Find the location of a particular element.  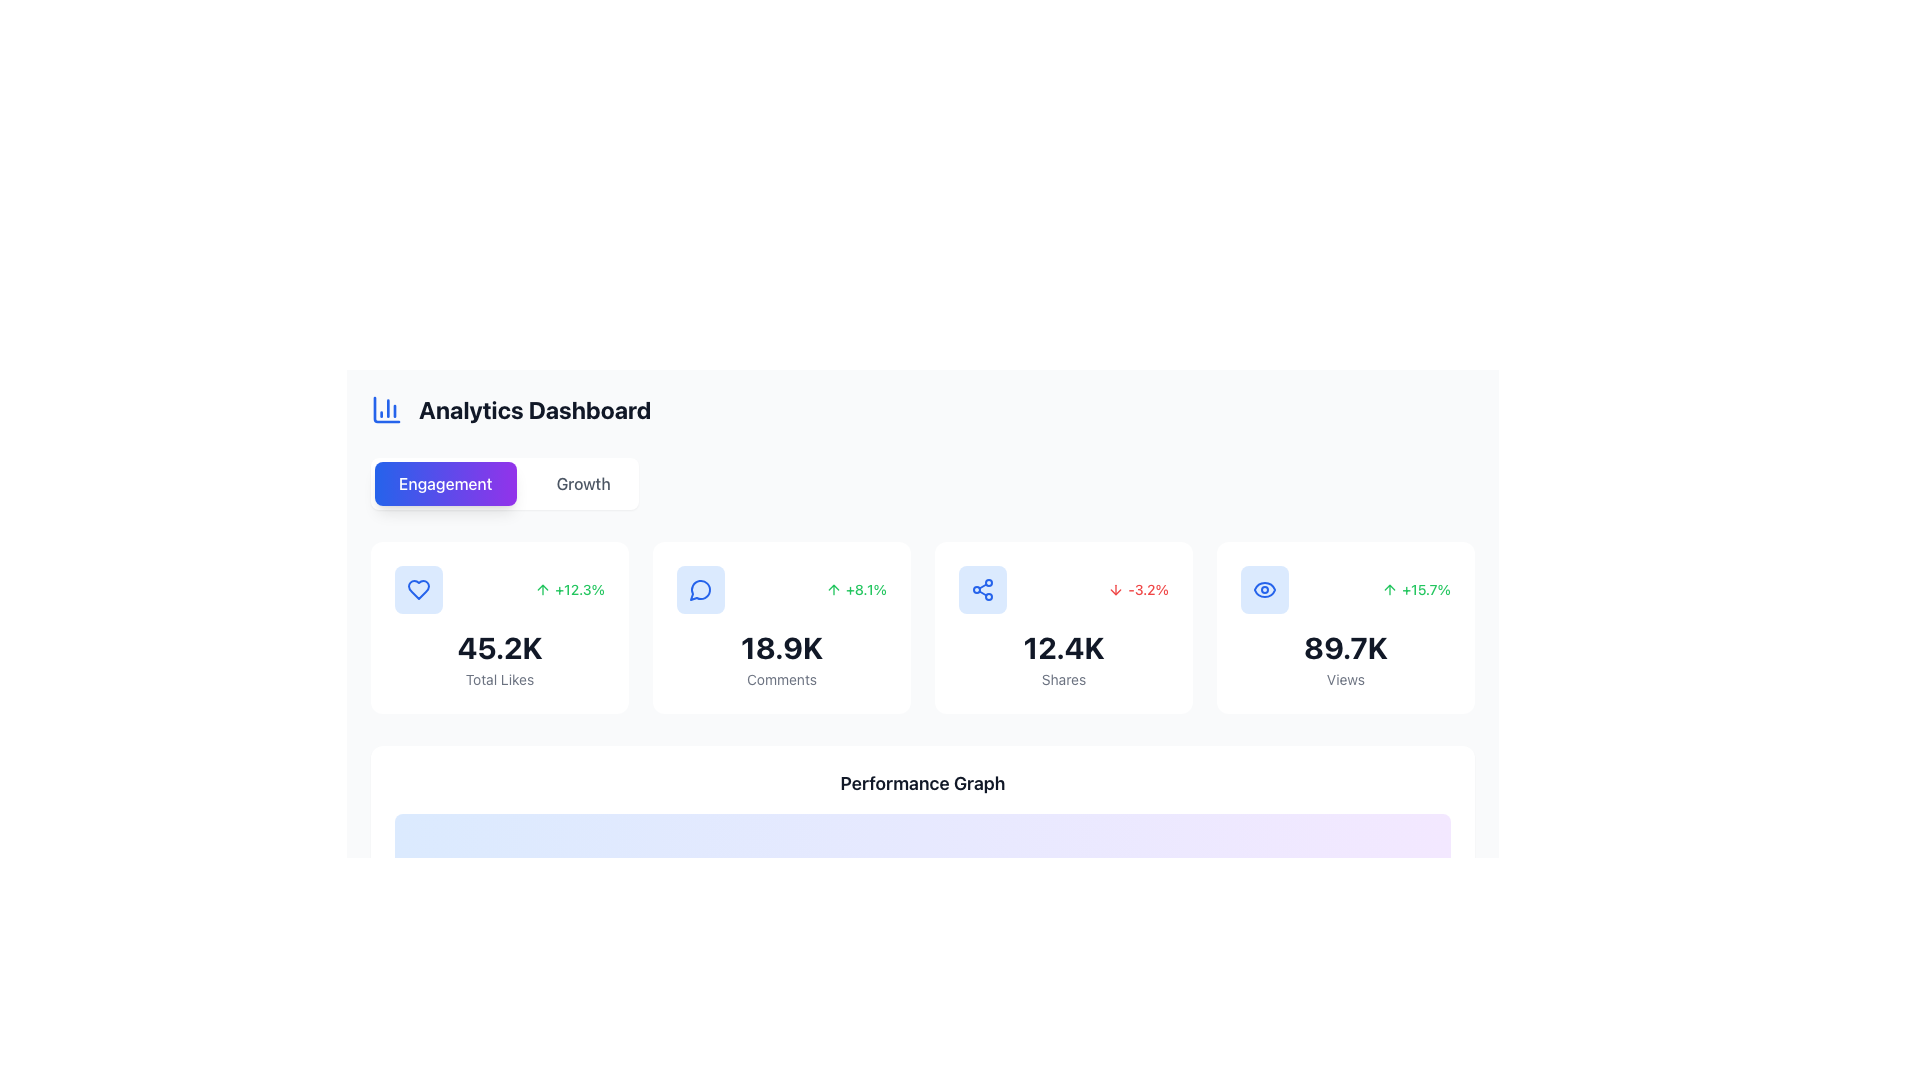

the text label displaying '+8.1%' in green bold font, which is accompanied by an upward pointing arrow icon, located in the second card of the Comments section is located at coordinates (856, 589).